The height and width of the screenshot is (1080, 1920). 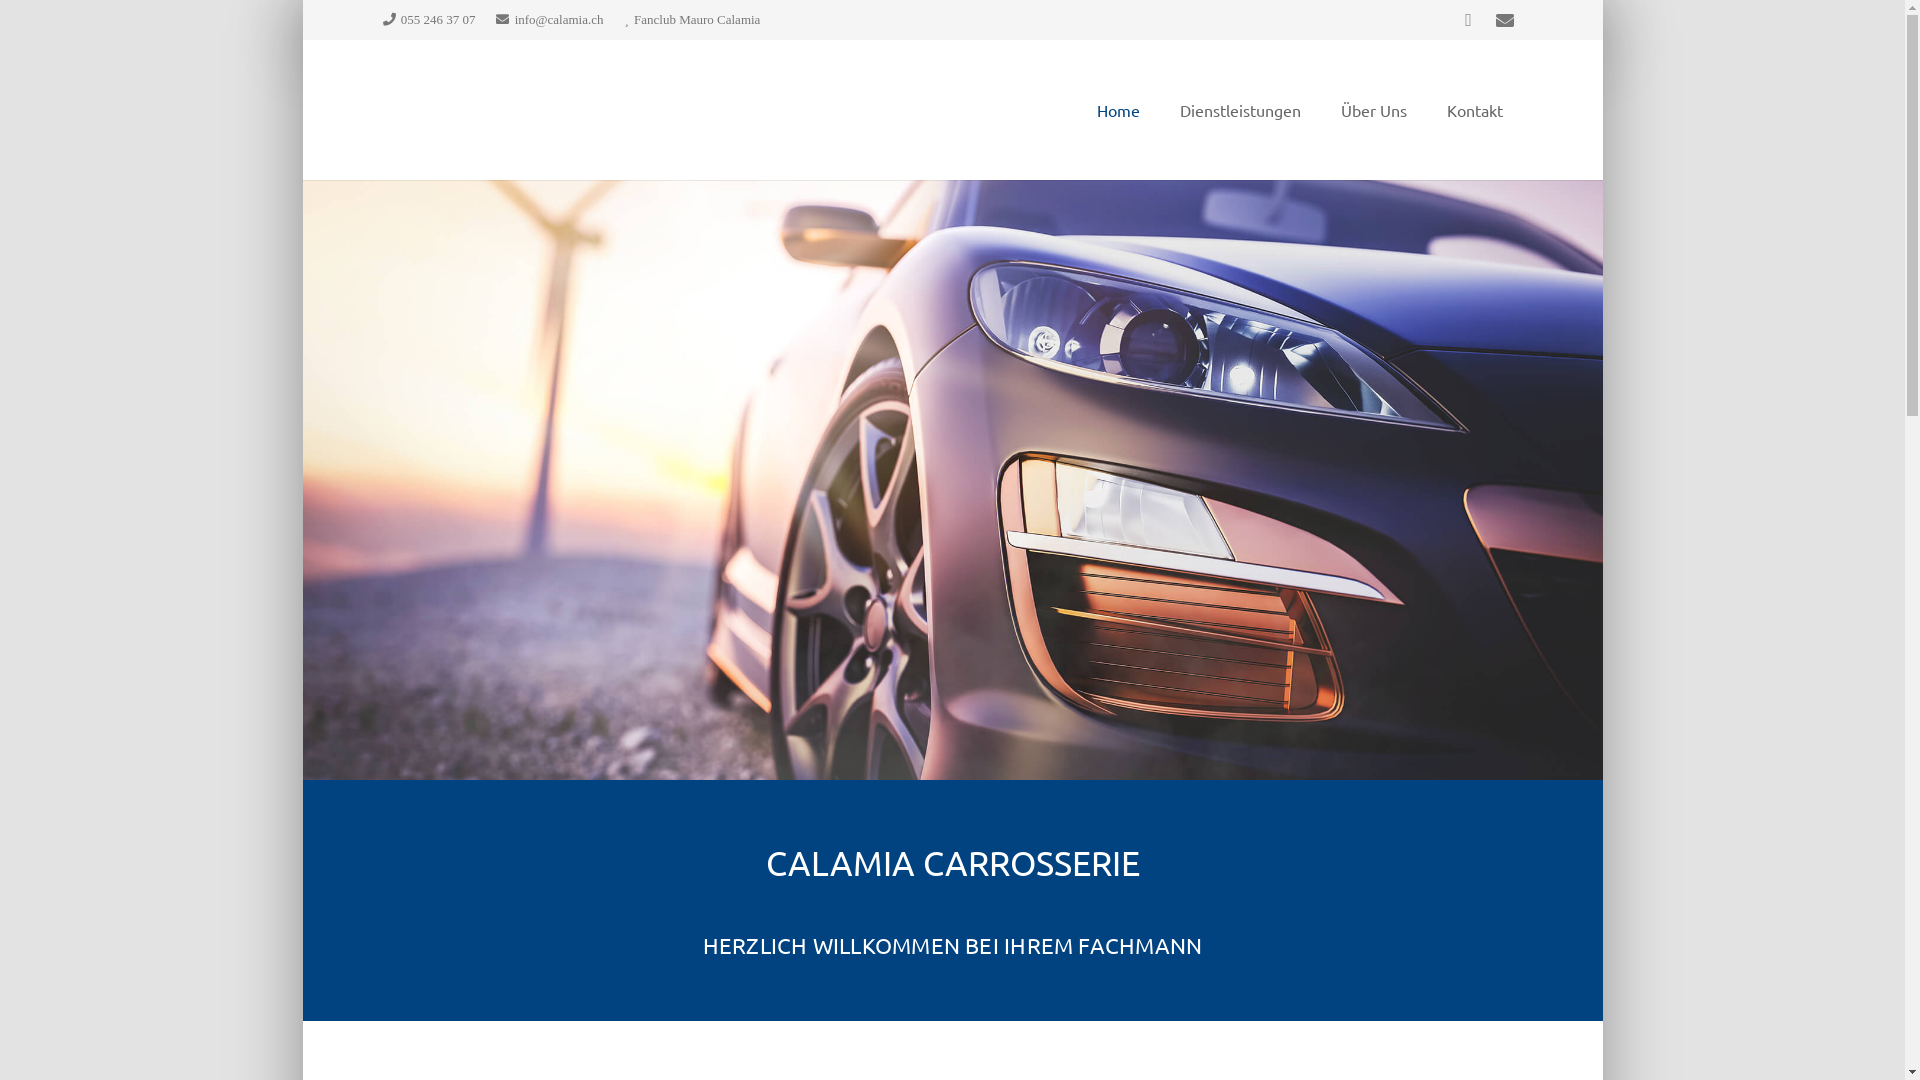 What do you see at coordinates (1503, 19) in the screenshot?
I see `'E-Mail'` at bounding box center [1503, 19].